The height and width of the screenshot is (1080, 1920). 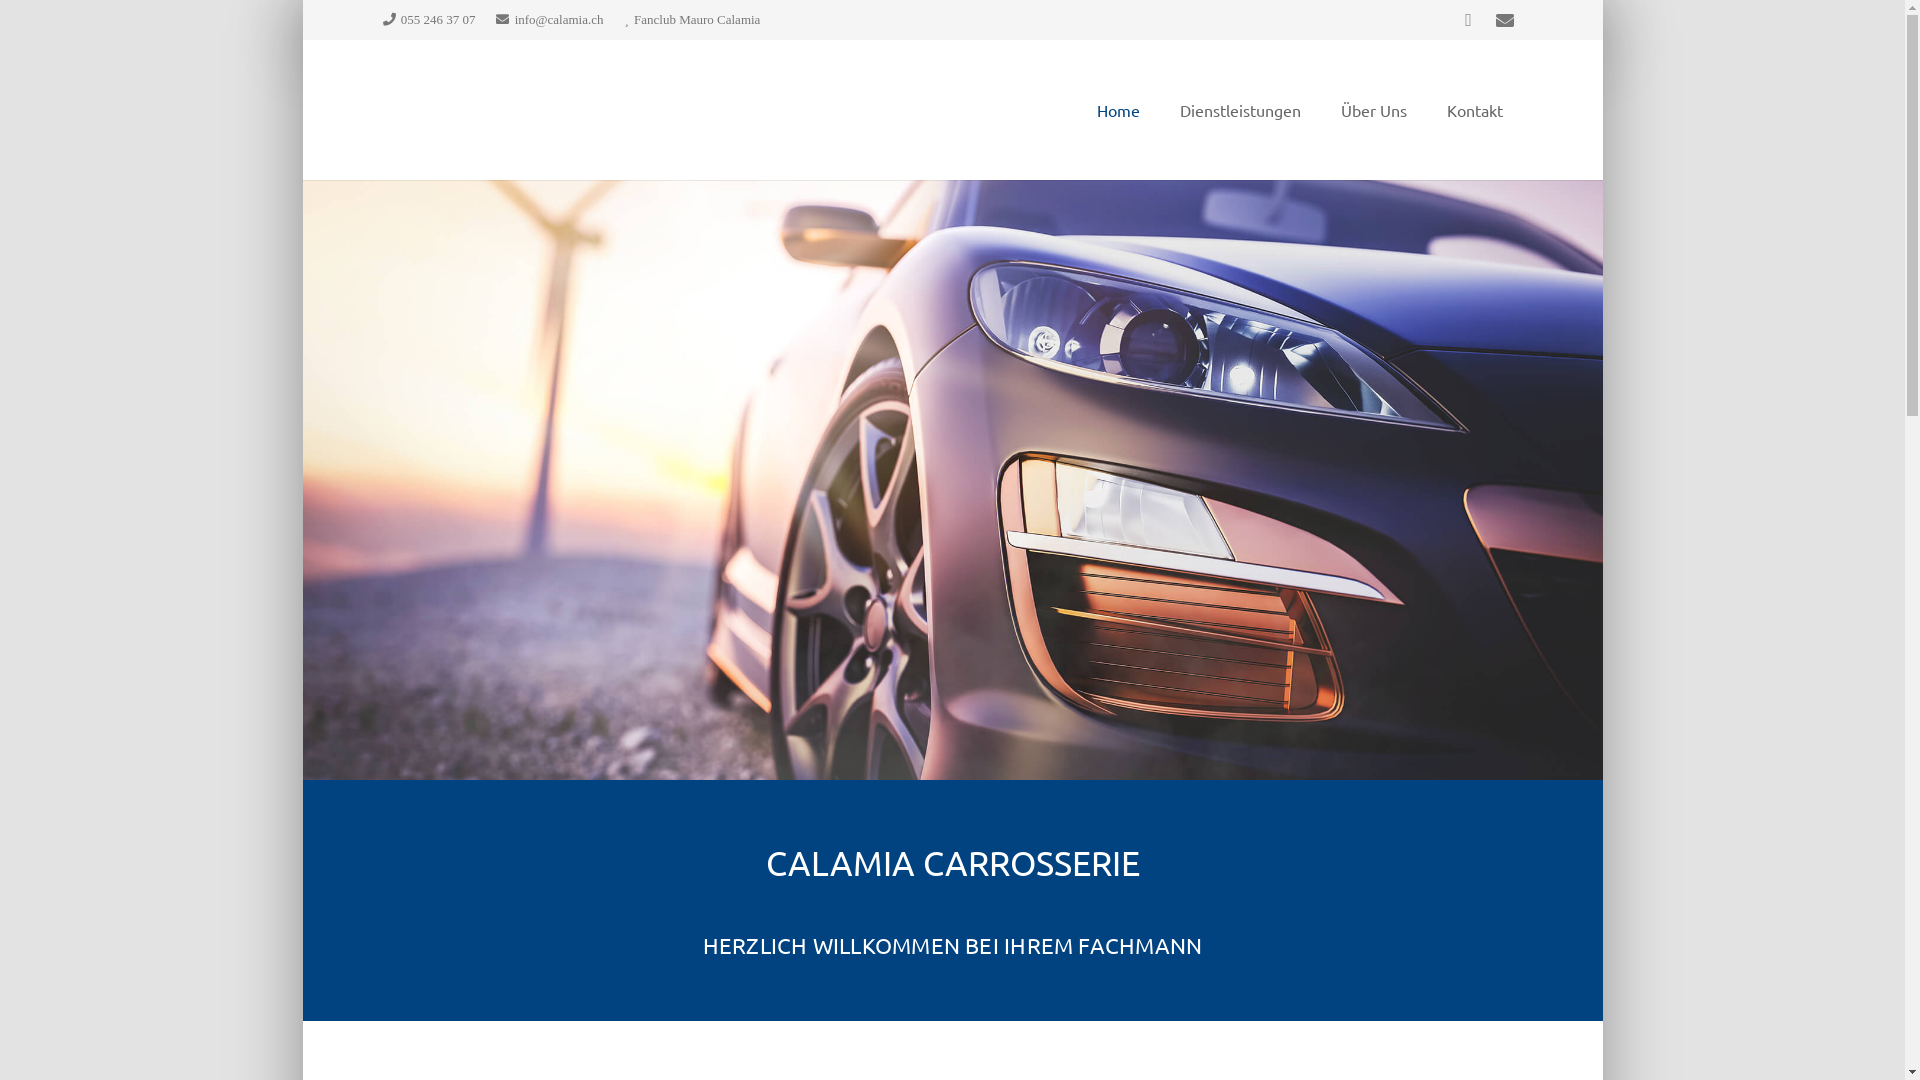 What do you see at coordinates (1503, 19) in the screenshot?
I see `'E-Mail'` at bounding box center [1503, 19].